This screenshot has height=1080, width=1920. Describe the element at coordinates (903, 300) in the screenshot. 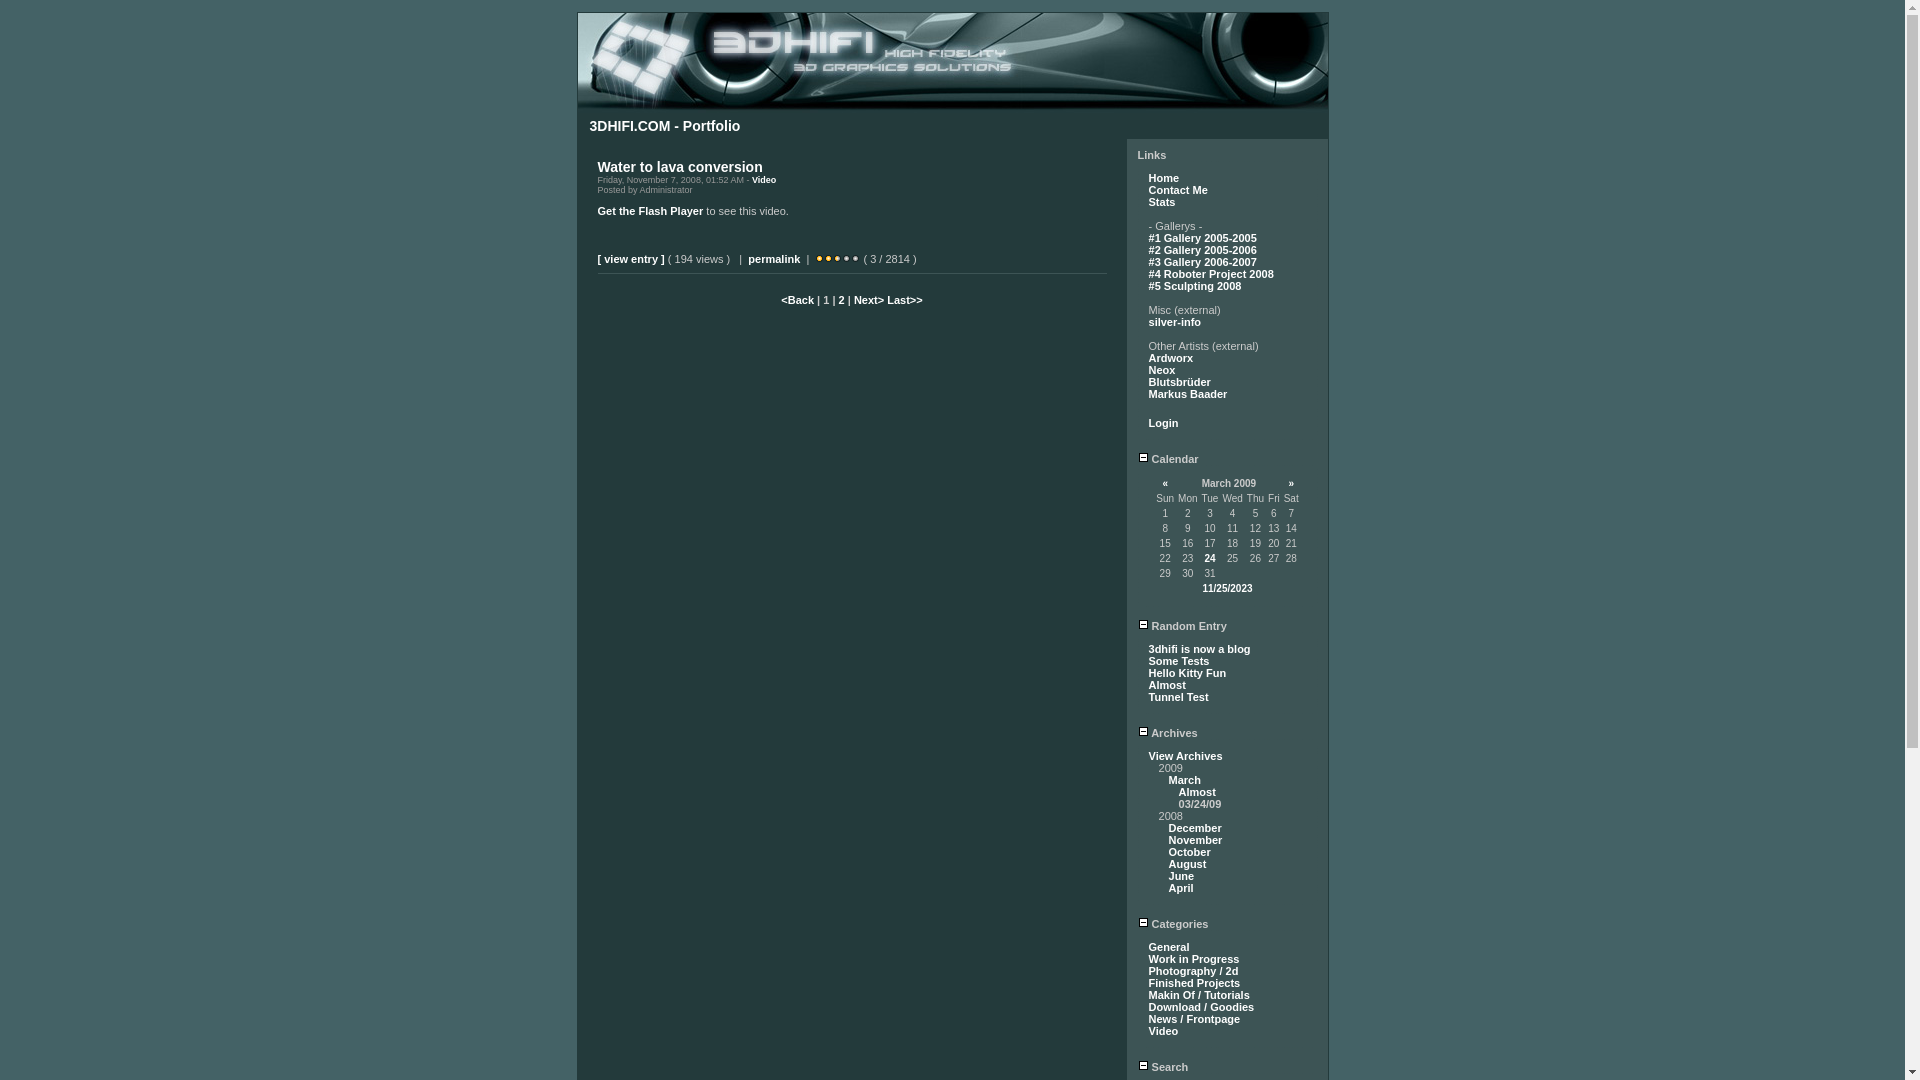

I see `'Last>>'` at that location.